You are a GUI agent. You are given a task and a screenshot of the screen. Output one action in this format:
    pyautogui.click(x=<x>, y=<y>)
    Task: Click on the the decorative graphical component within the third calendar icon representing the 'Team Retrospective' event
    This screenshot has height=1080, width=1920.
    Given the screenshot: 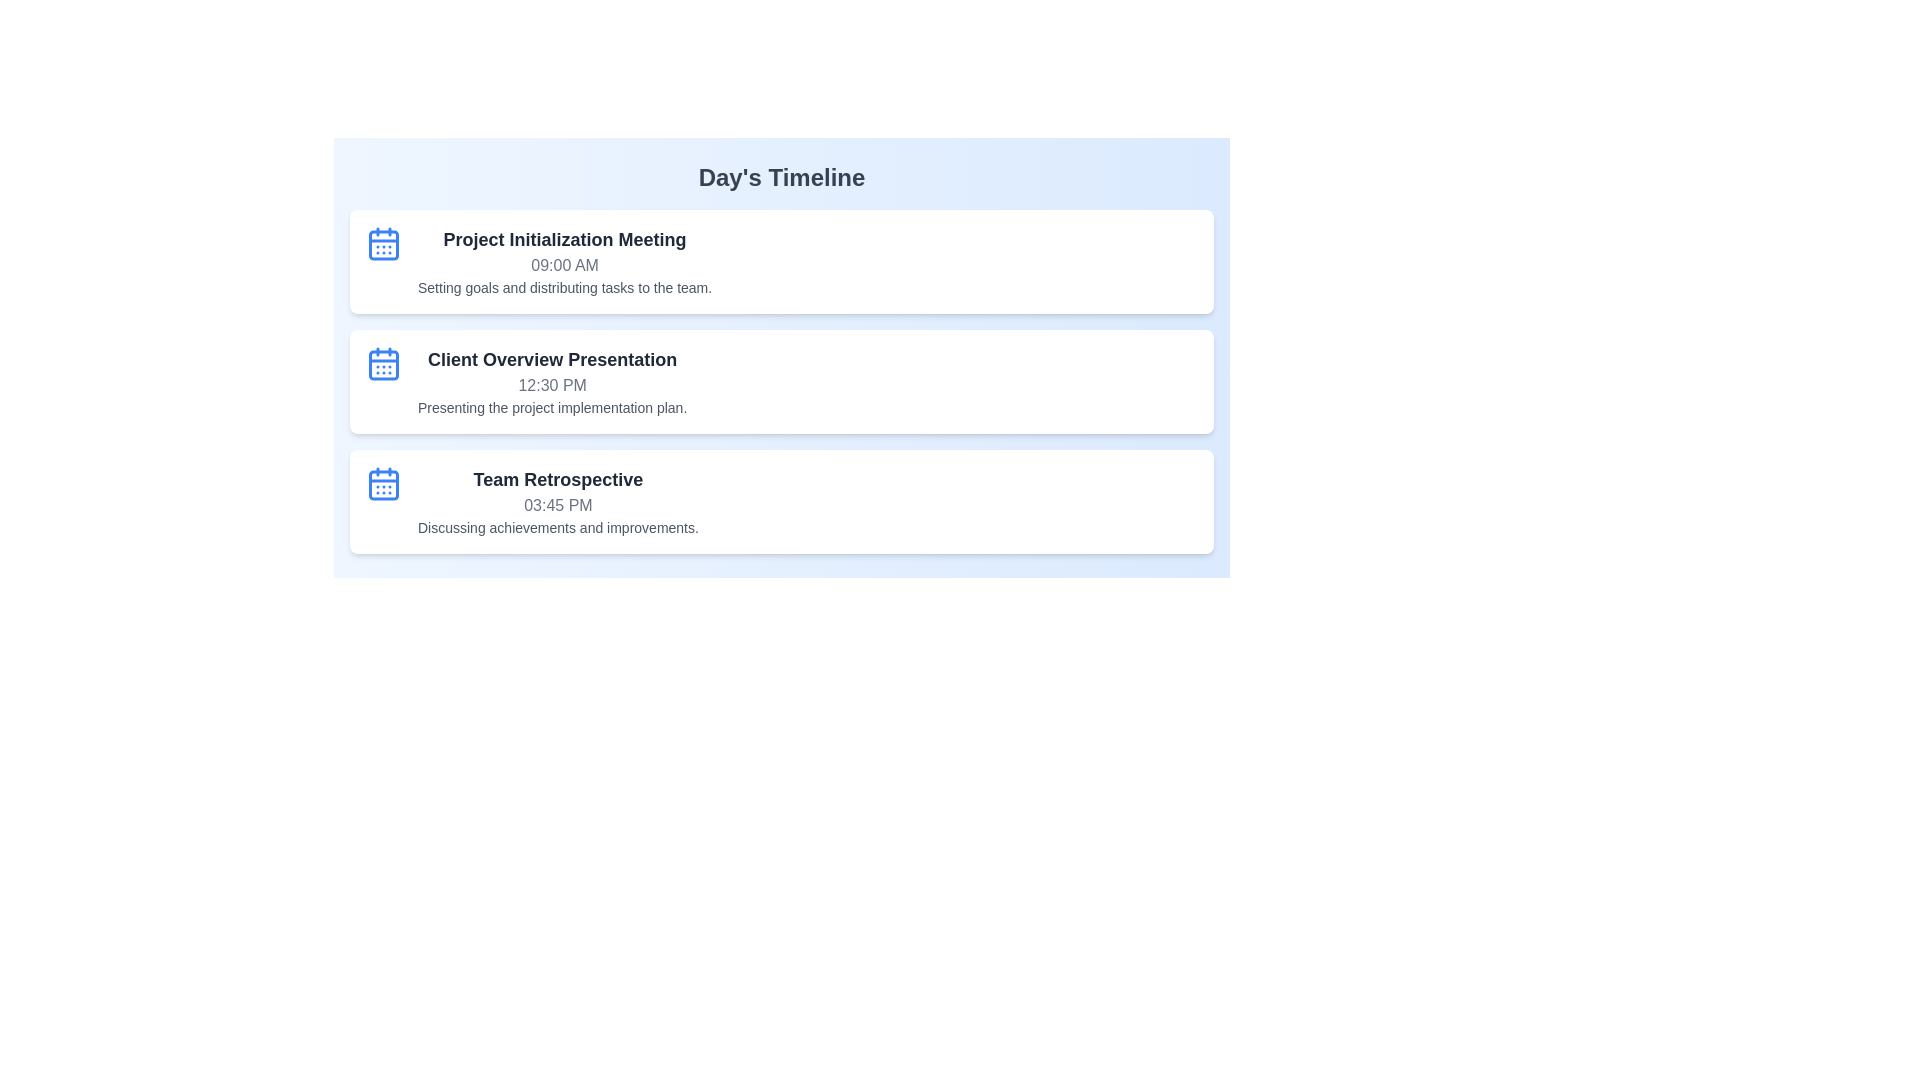 What is the action you would take?
    pyautogui.click(x=384, y=485)
    